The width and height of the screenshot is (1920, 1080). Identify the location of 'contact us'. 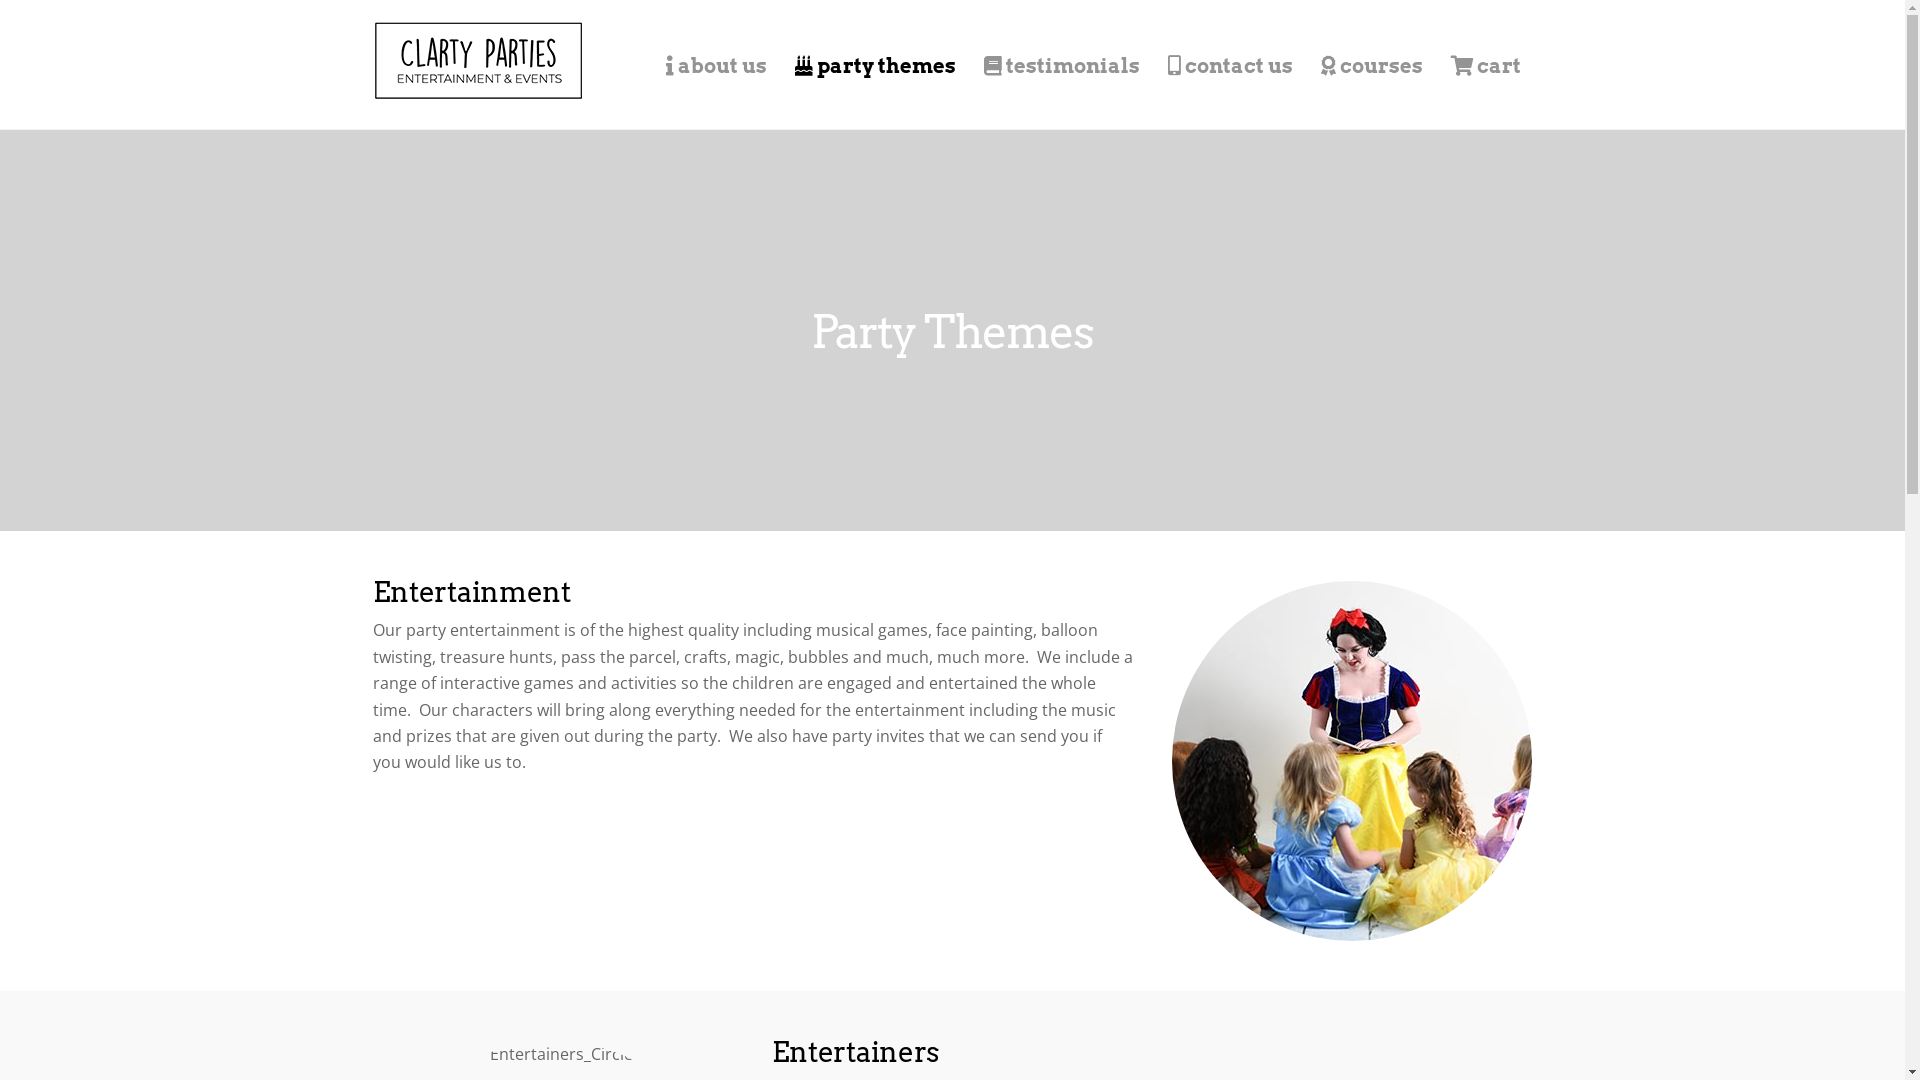
(1229, 64).